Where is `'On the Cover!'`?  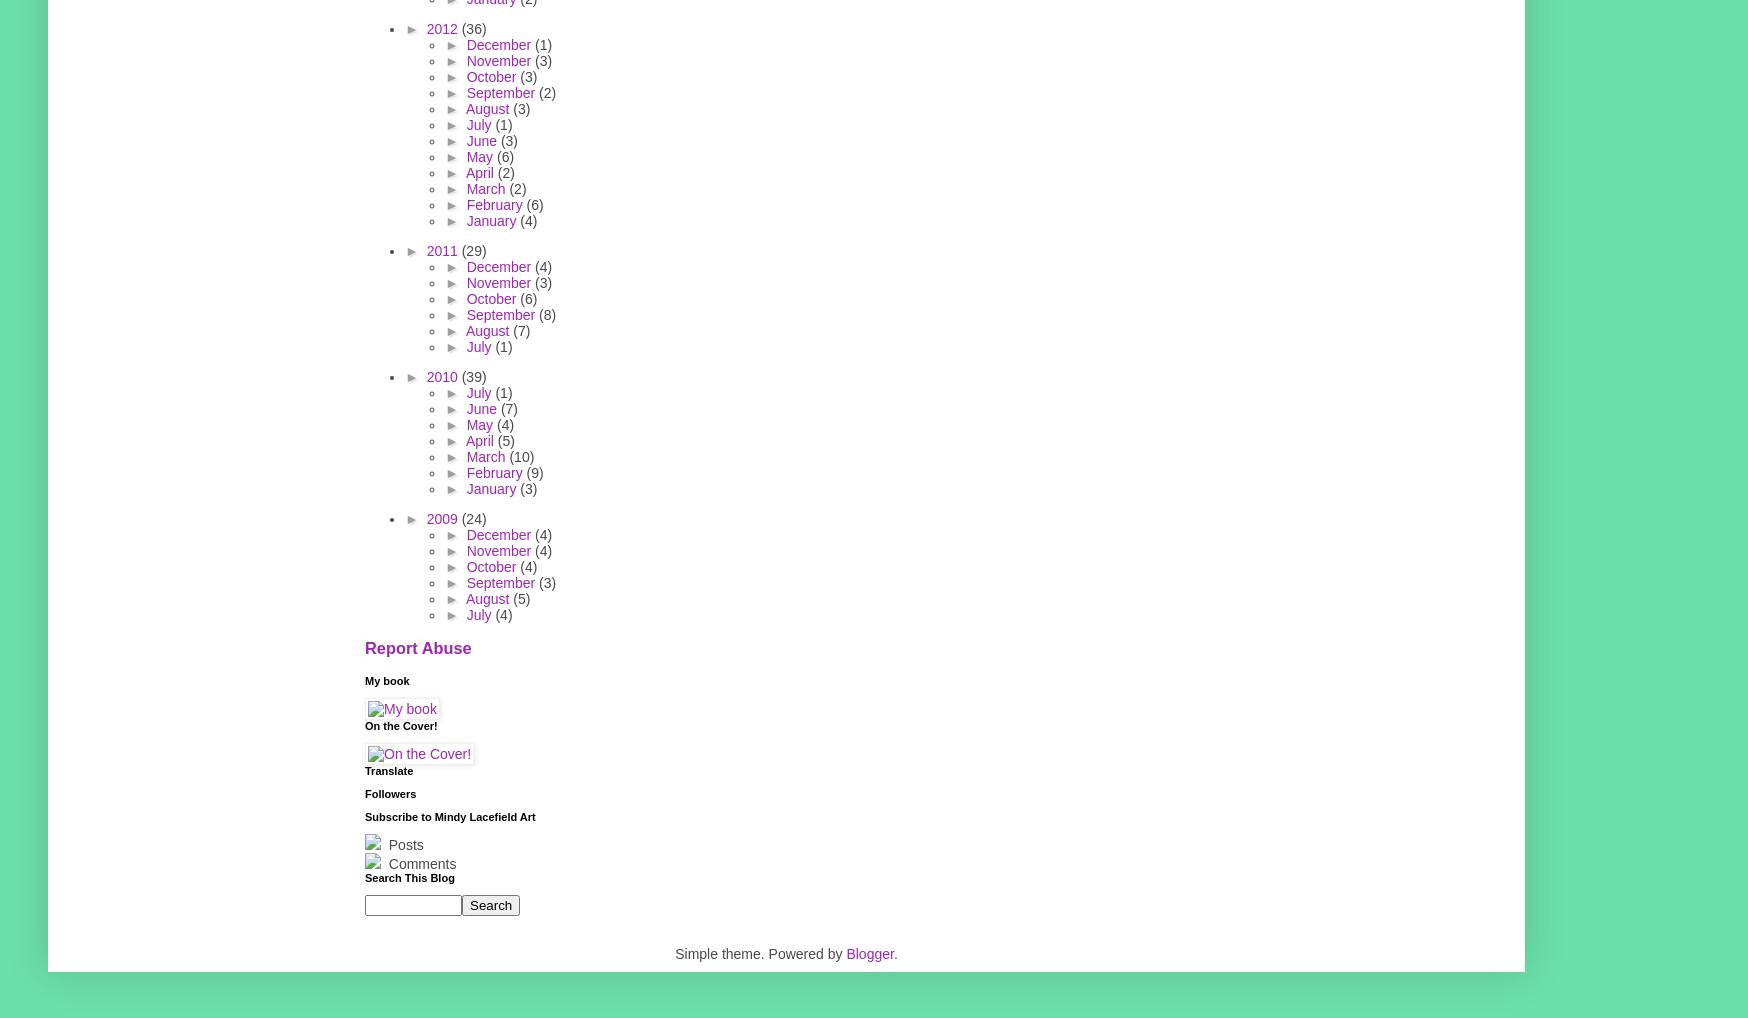 'On the Cover!' is located at coordinates (400, 724).